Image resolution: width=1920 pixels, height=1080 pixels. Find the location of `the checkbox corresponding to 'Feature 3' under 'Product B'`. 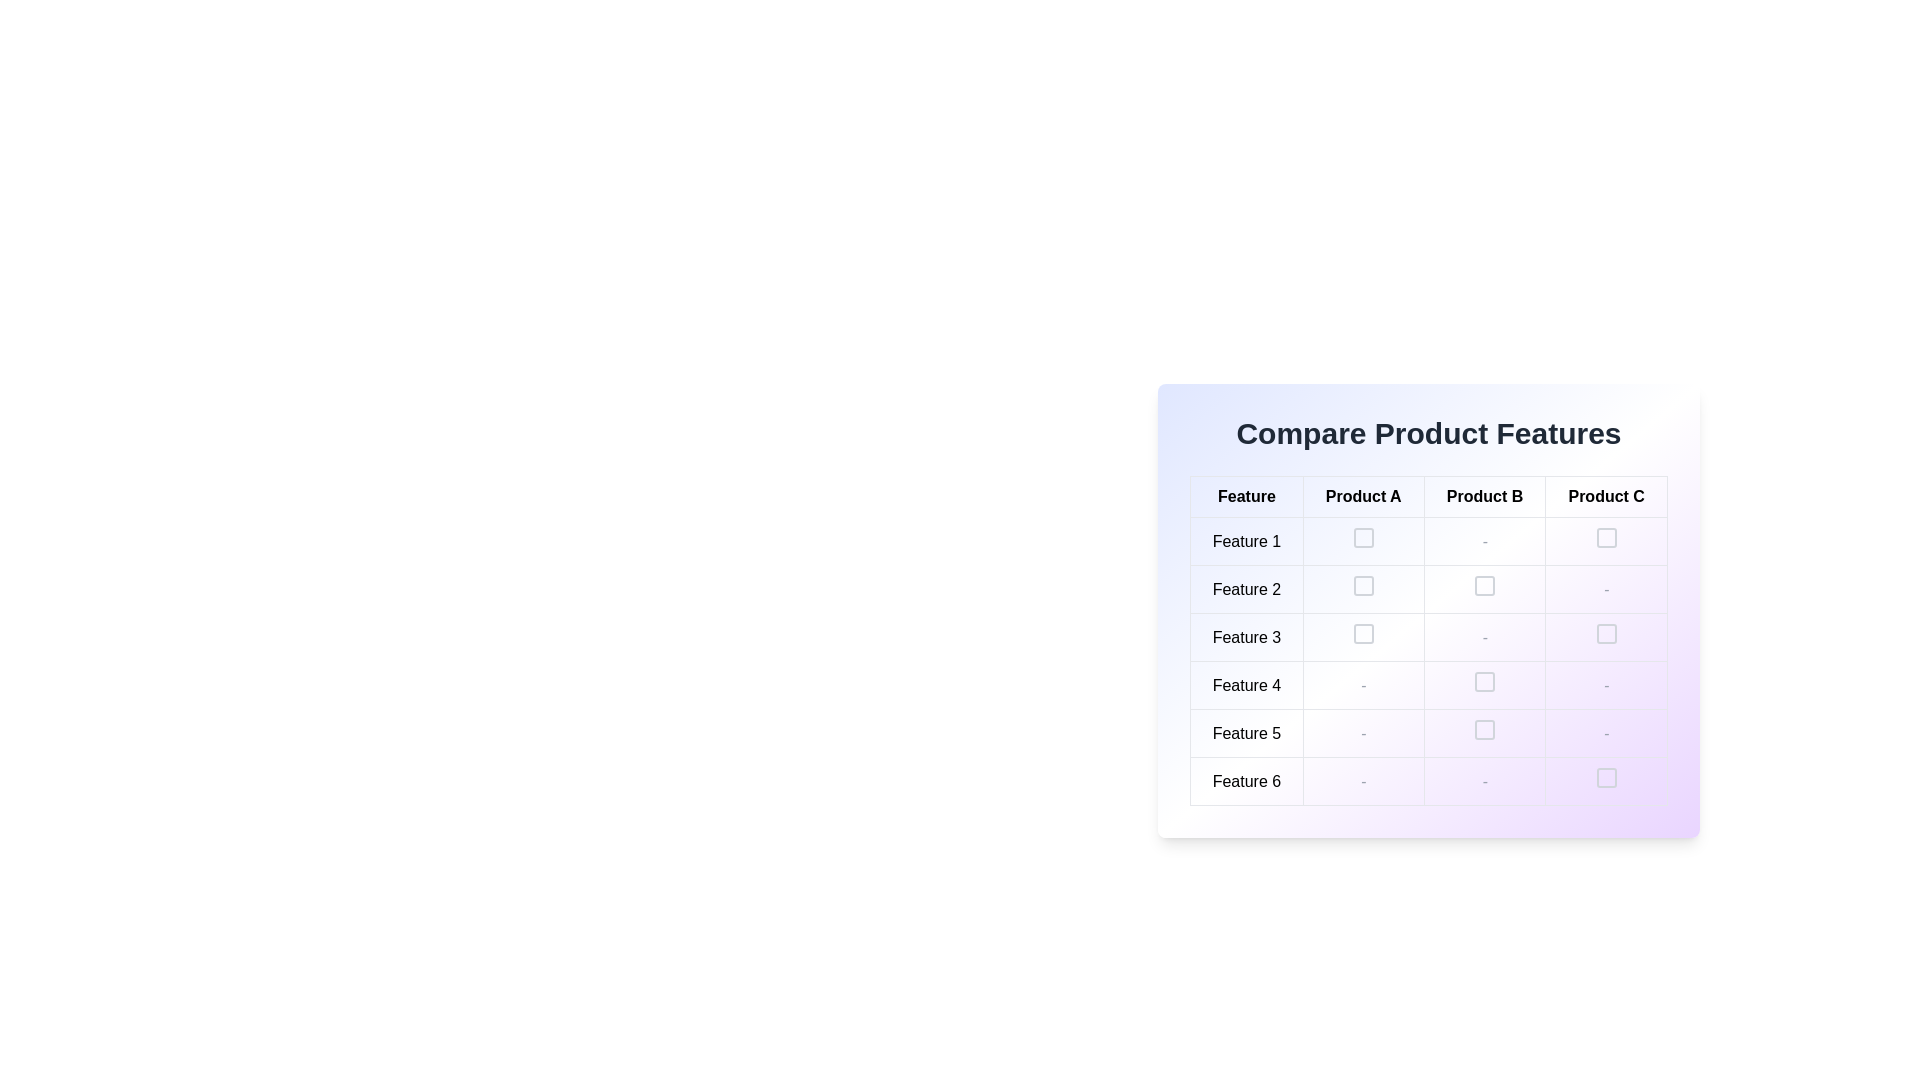

the checkbox corresponding to 'Feature 3' under 'Product B' is located at coordinates (1428, 661).